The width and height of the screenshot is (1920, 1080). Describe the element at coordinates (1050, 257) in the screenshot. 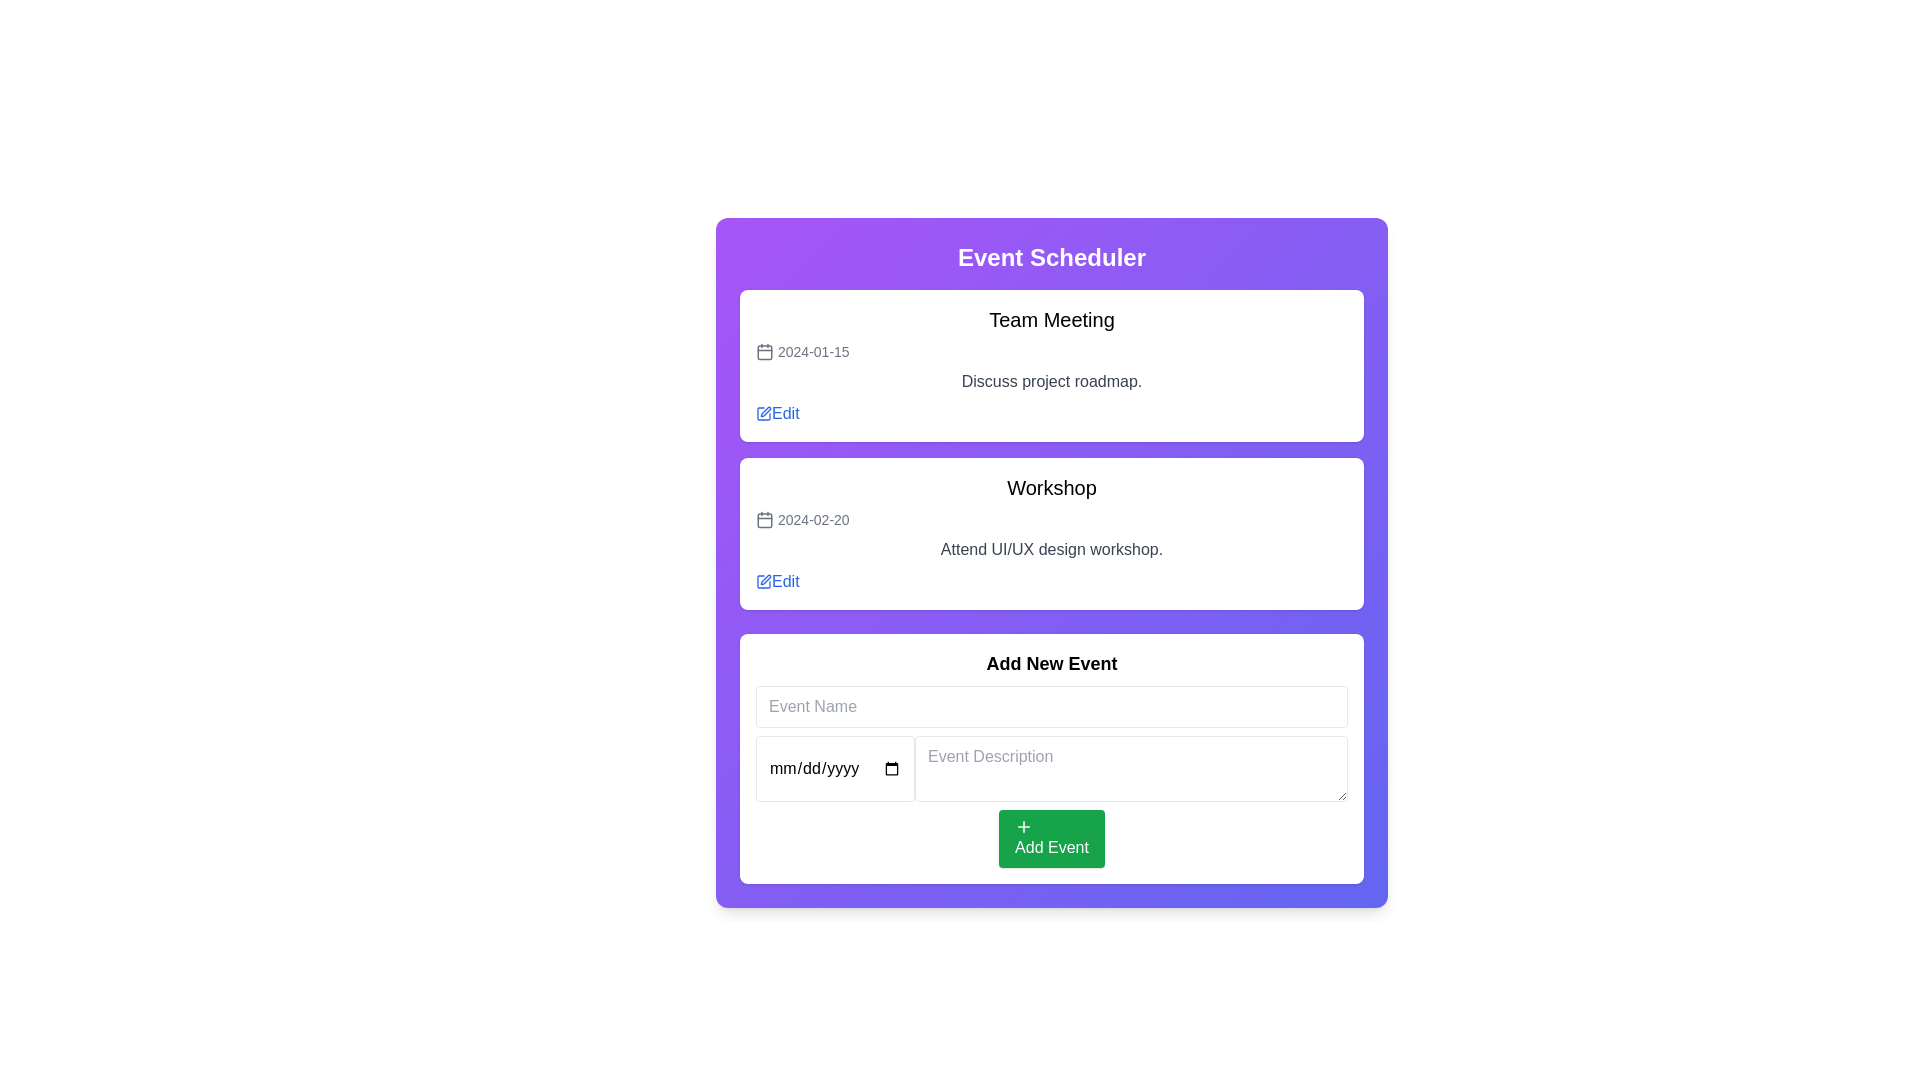

I see `the header text indicating the scheduling events section, located at the top of the card-like layout` at that location.